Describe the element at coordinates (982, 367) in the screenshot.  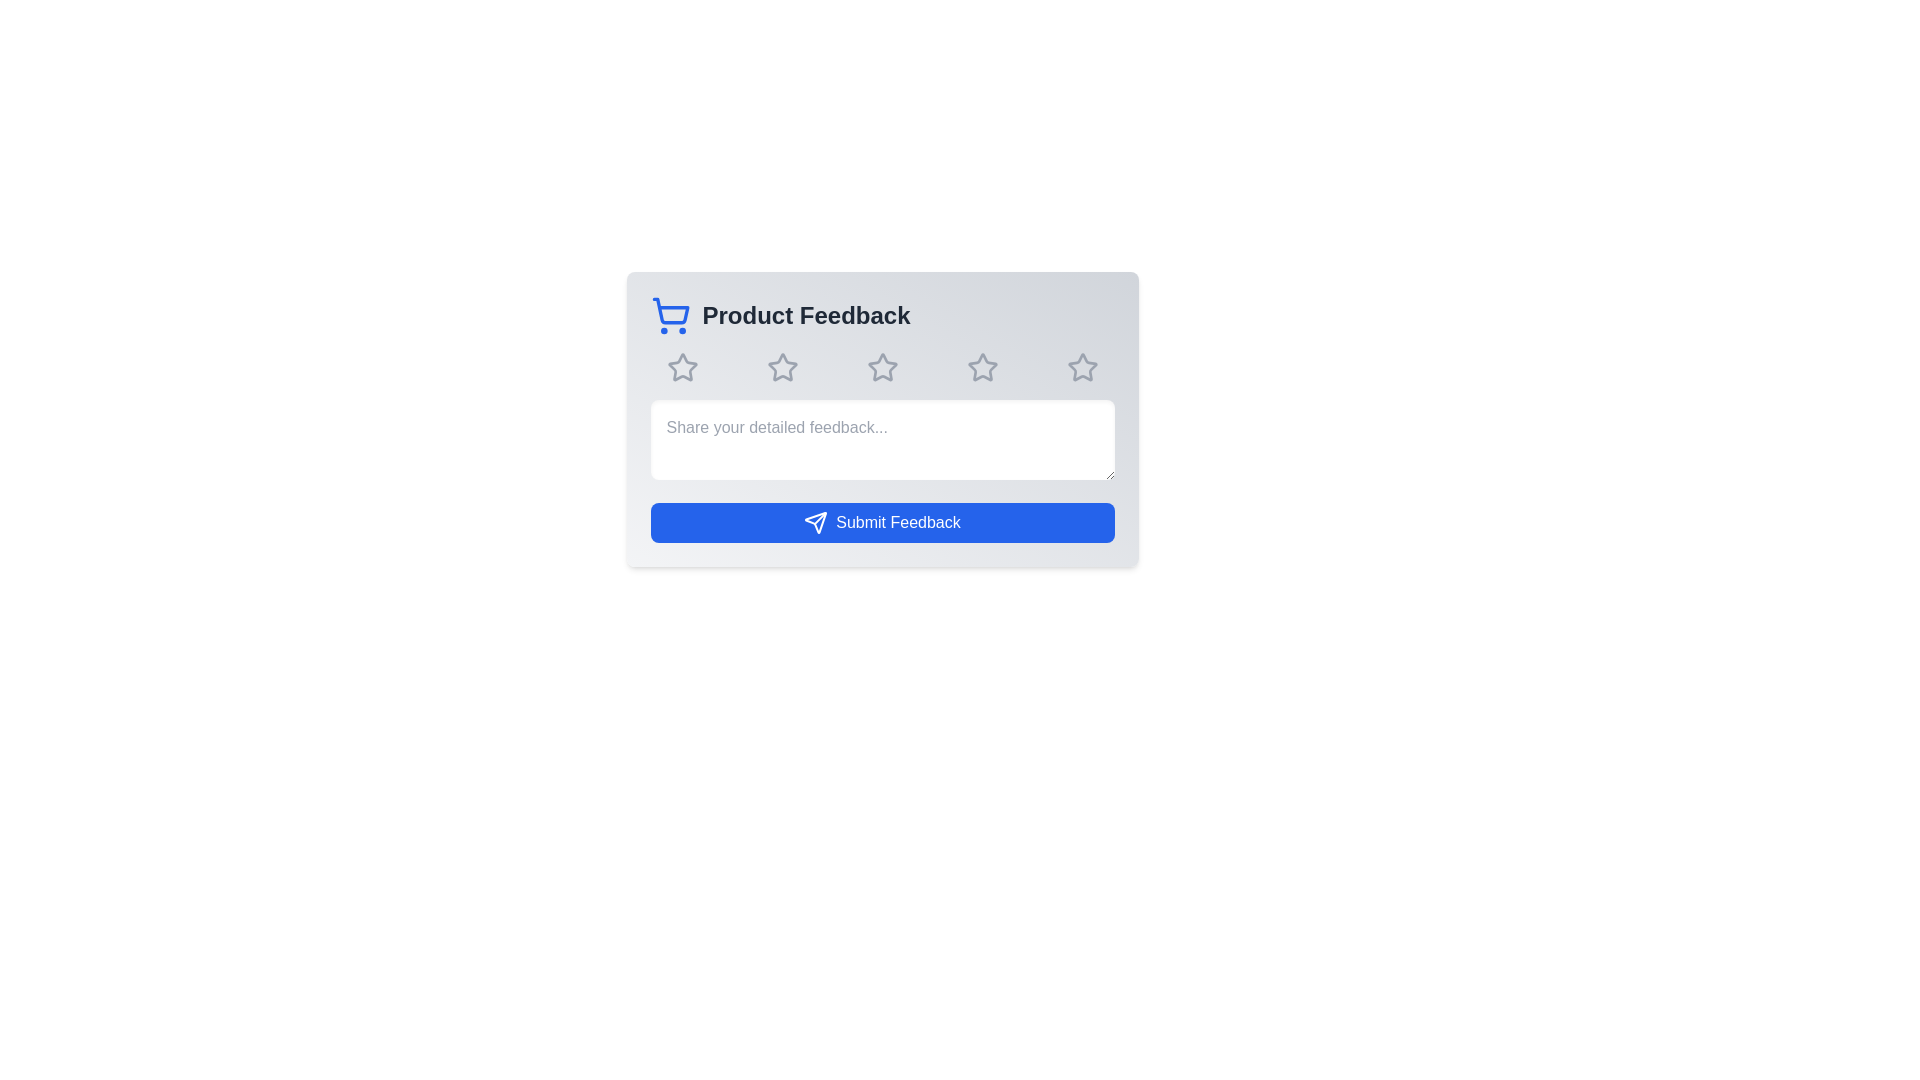
I see `the fifth star-shaped SVG icon with a gray outline in the rating marker section of the feedback form` at that location.